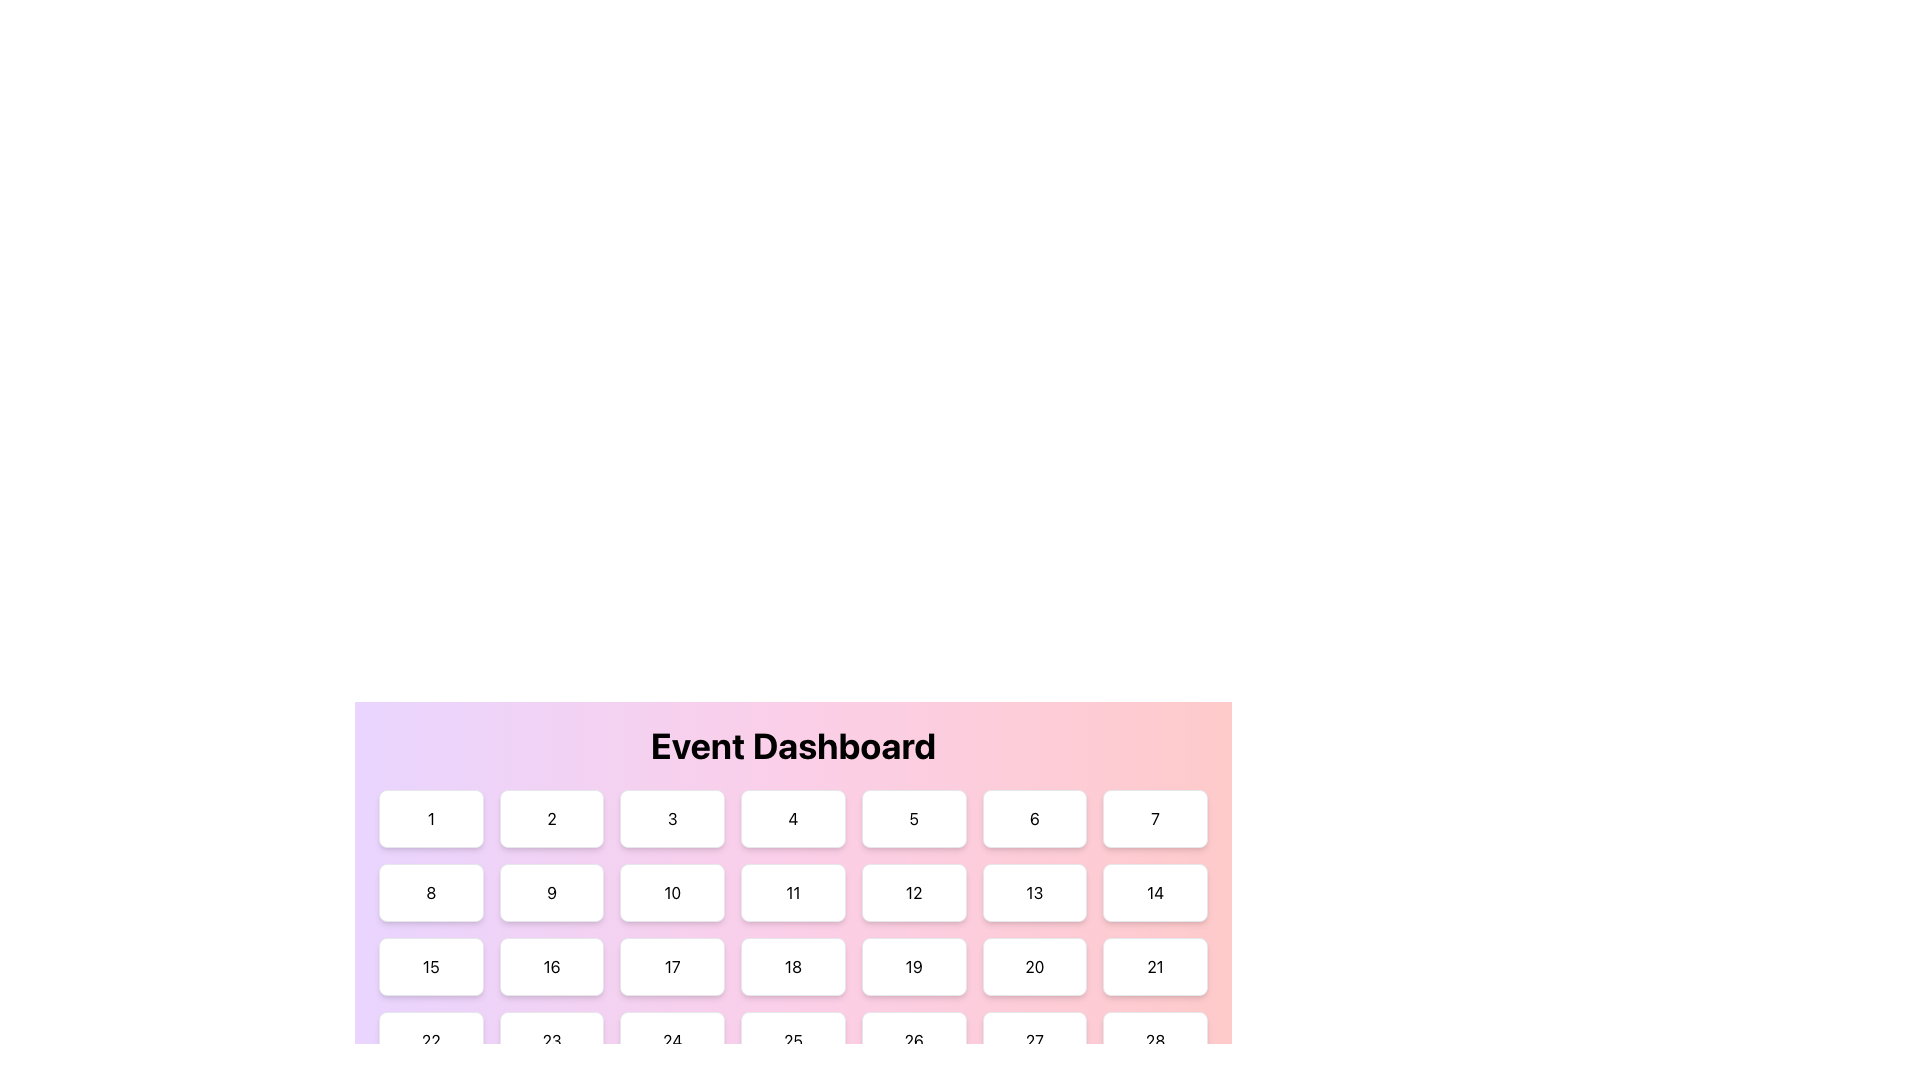  I want to click on the button located in the first column of the fourth row within the grid under the 'Event Dashboard' heading, so click(430, 1040).